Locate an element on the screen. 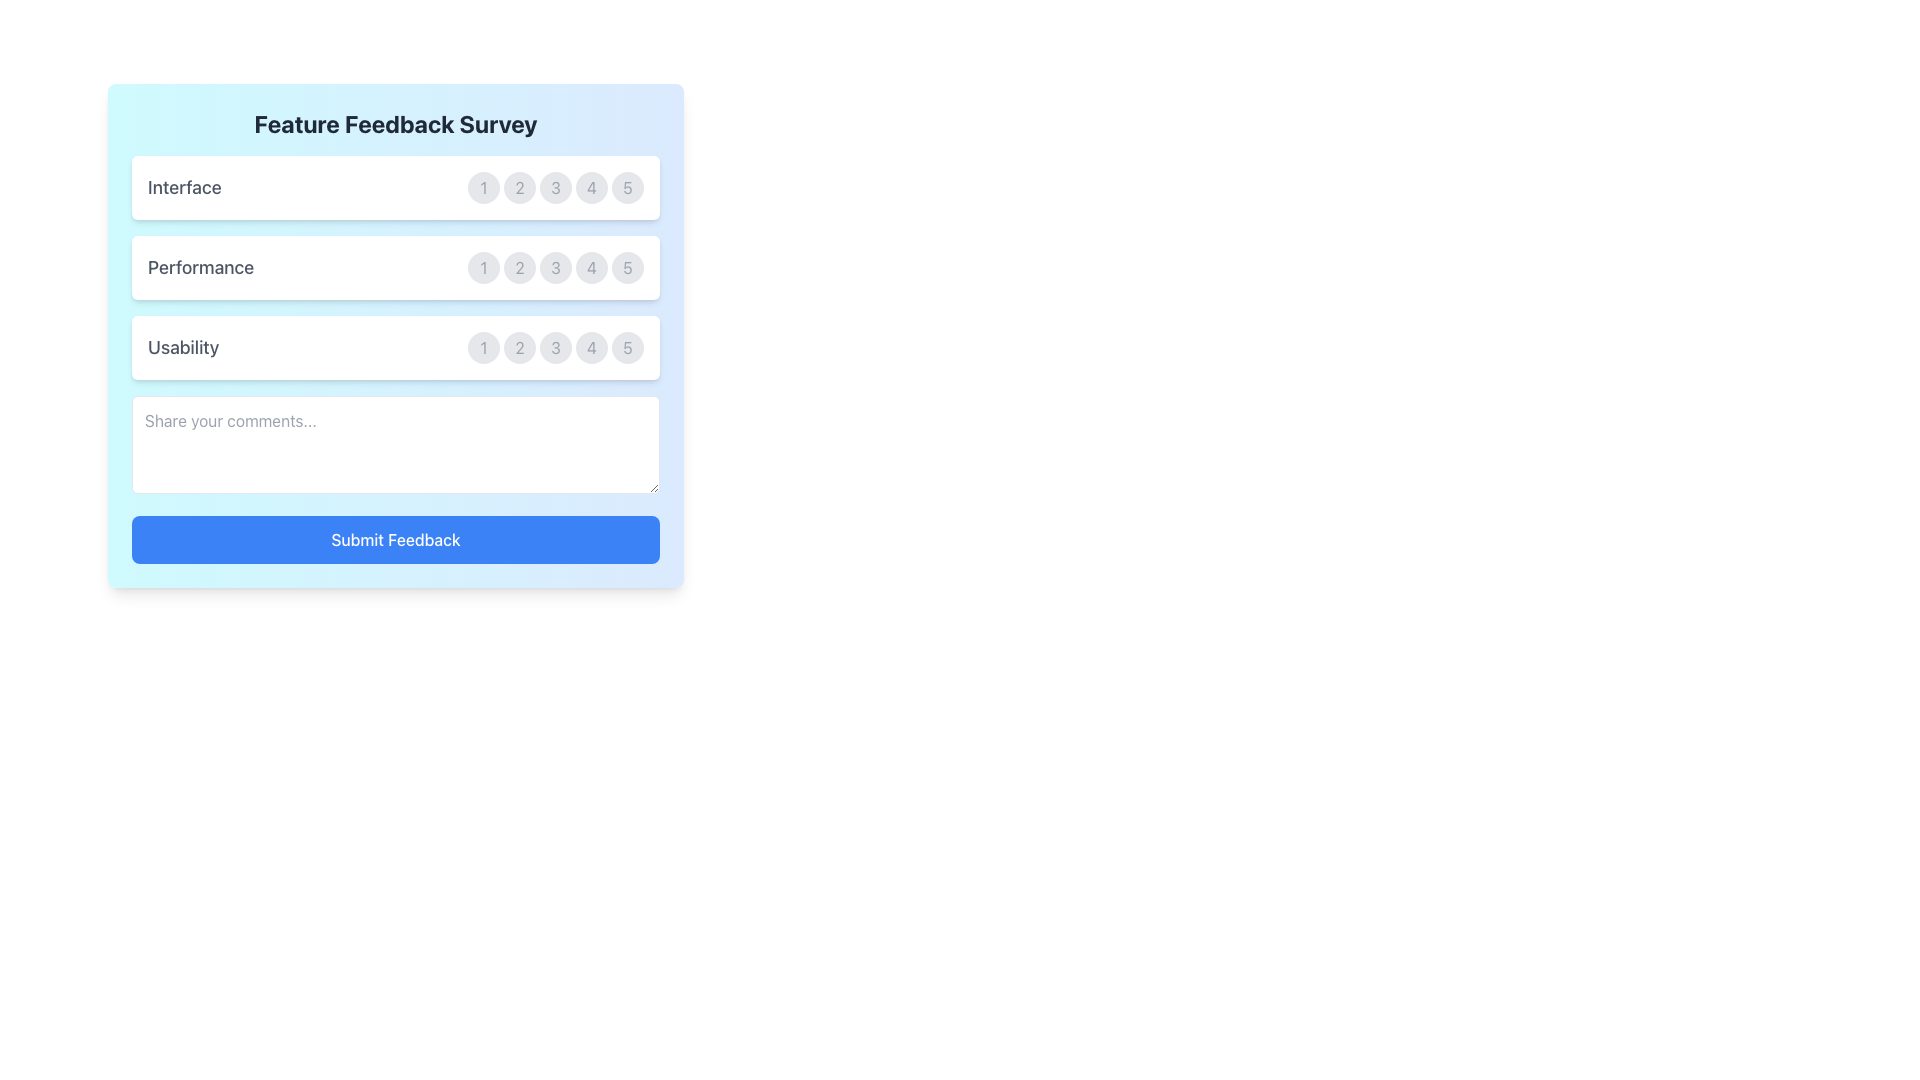 This screenshot has width=1920, height=1080. and drop the Text Area for user feedback located below the usability feedback section and above the 'Submit Feedback' button is located at coordinates (395, 443).